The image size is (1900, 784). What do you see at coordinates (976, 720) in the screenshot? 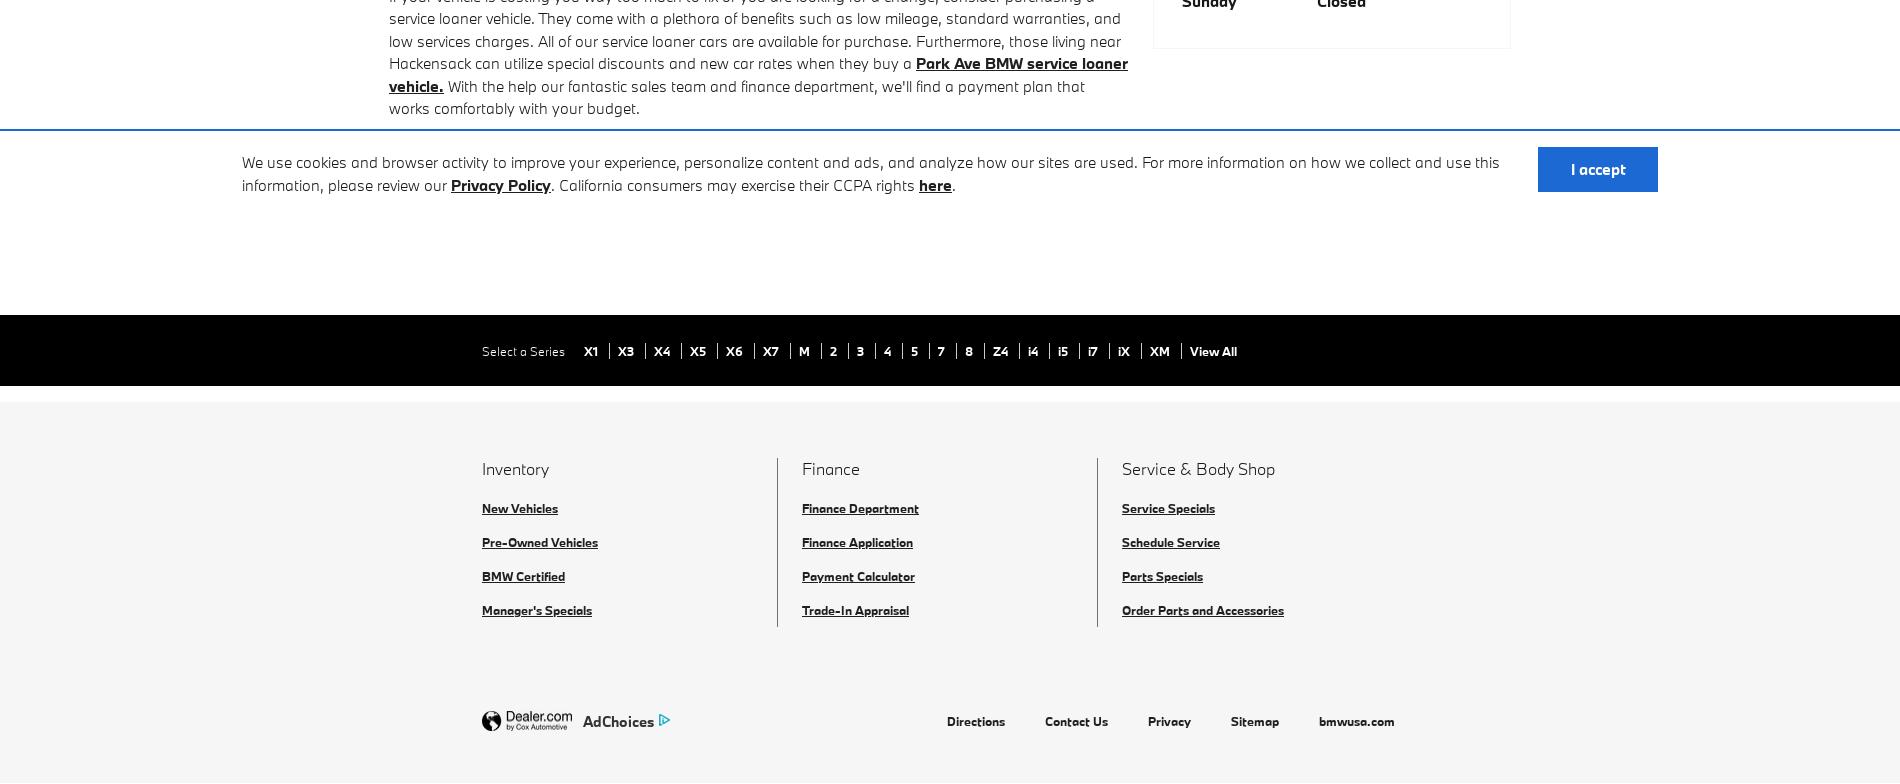
I see `'Directions'` at bounding box center [976, 720].